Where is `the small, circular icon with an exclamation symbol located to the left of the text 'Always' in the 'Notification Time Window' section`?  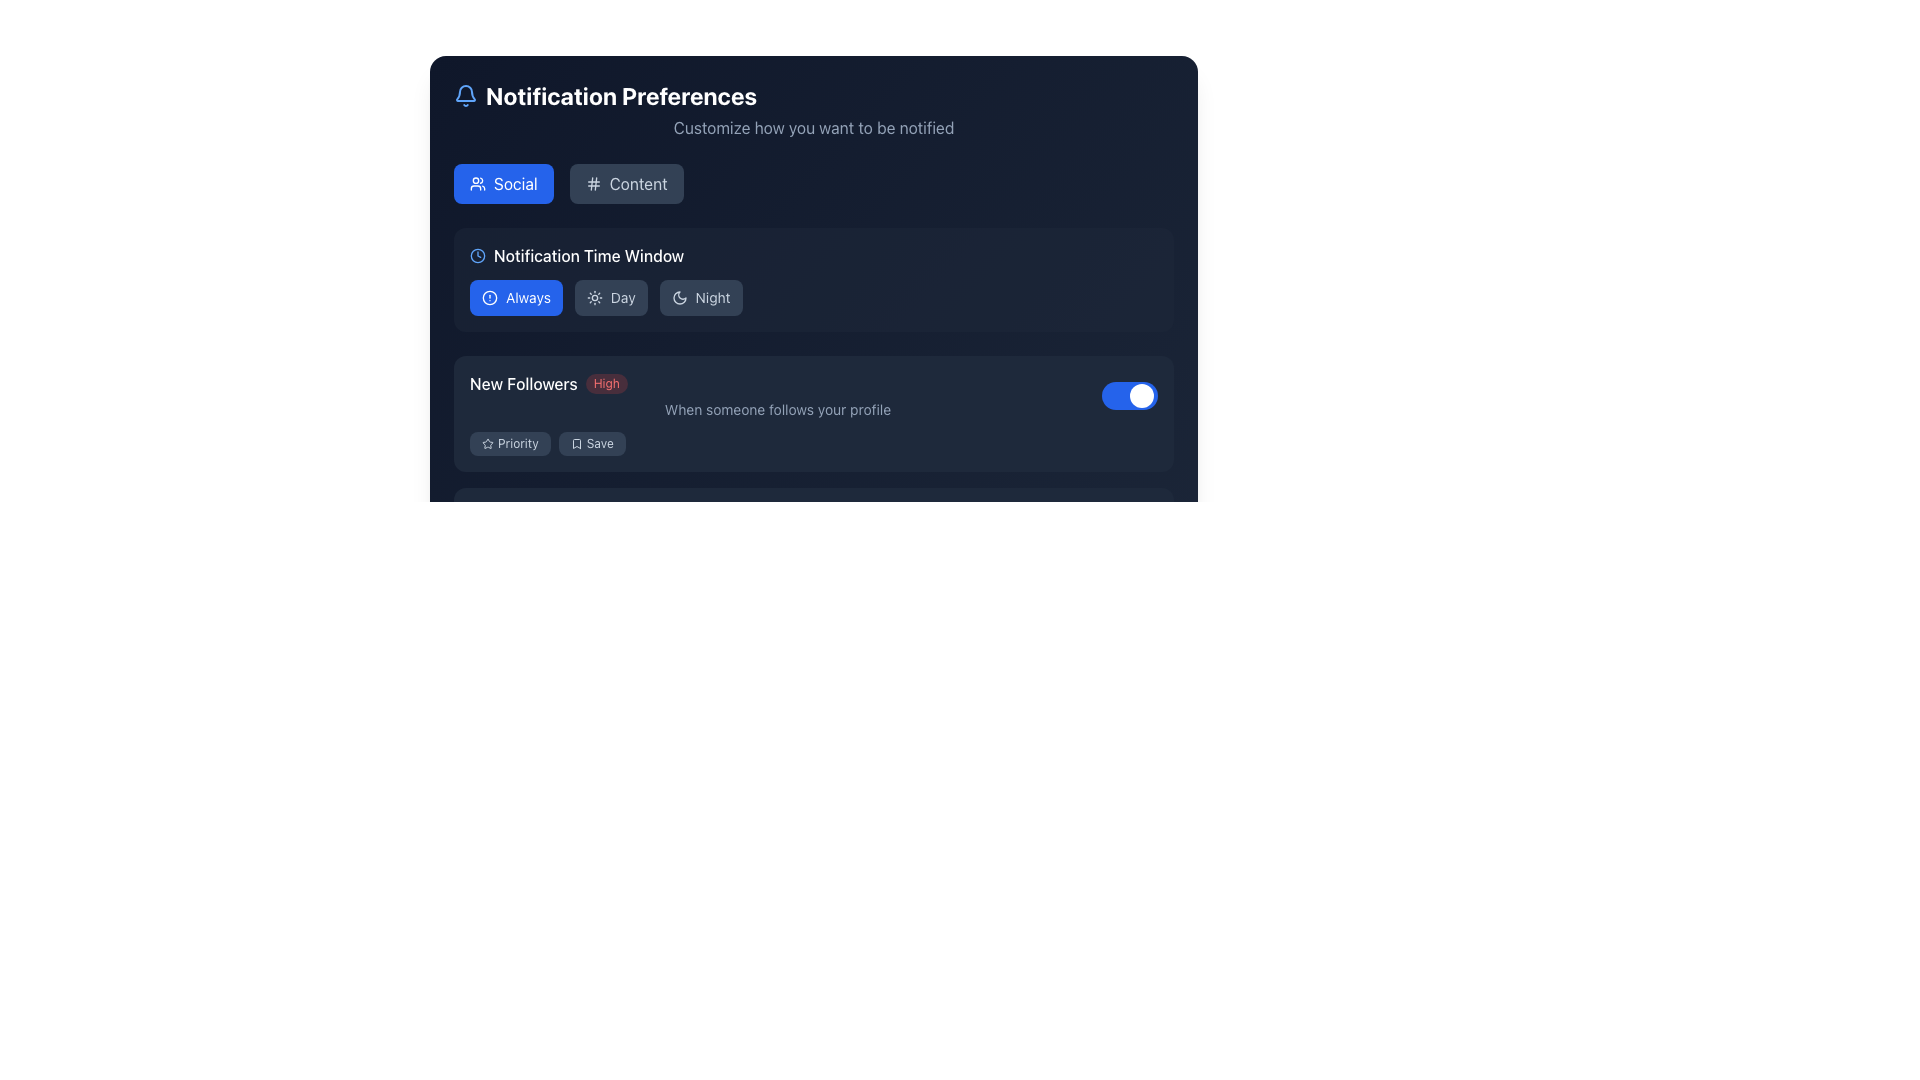 the small, circular icon with an exclamation symbol located to the left of the text 'Always' in the 'Notification Time Window' section is located at coordinates (489, 297).